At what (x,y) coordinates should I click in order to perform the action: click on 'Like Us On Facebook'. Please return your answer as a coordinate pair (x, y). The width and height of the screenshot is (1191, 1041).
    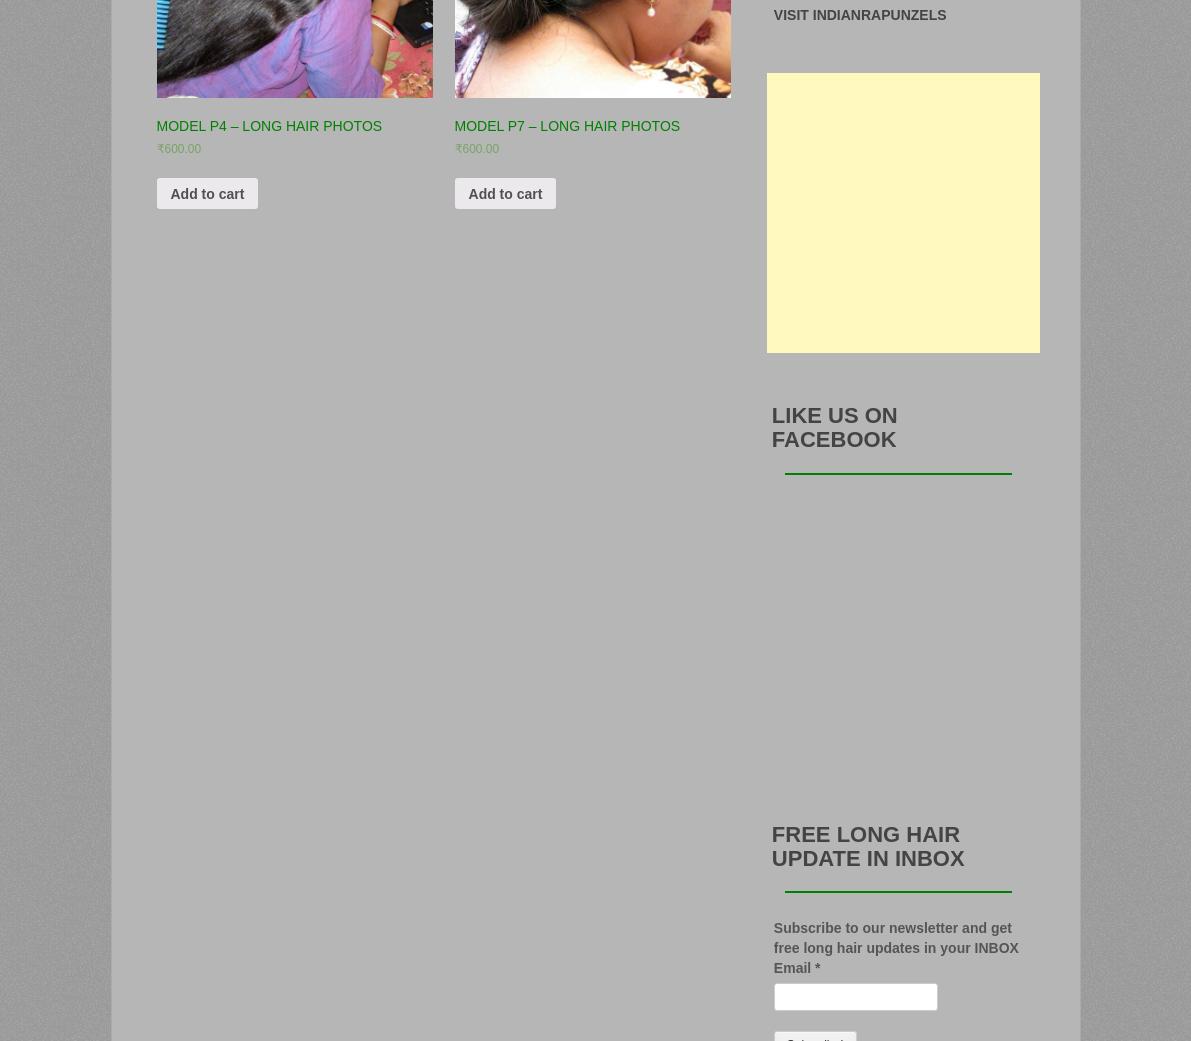
    Looking at the image, I should click on (834, 426).